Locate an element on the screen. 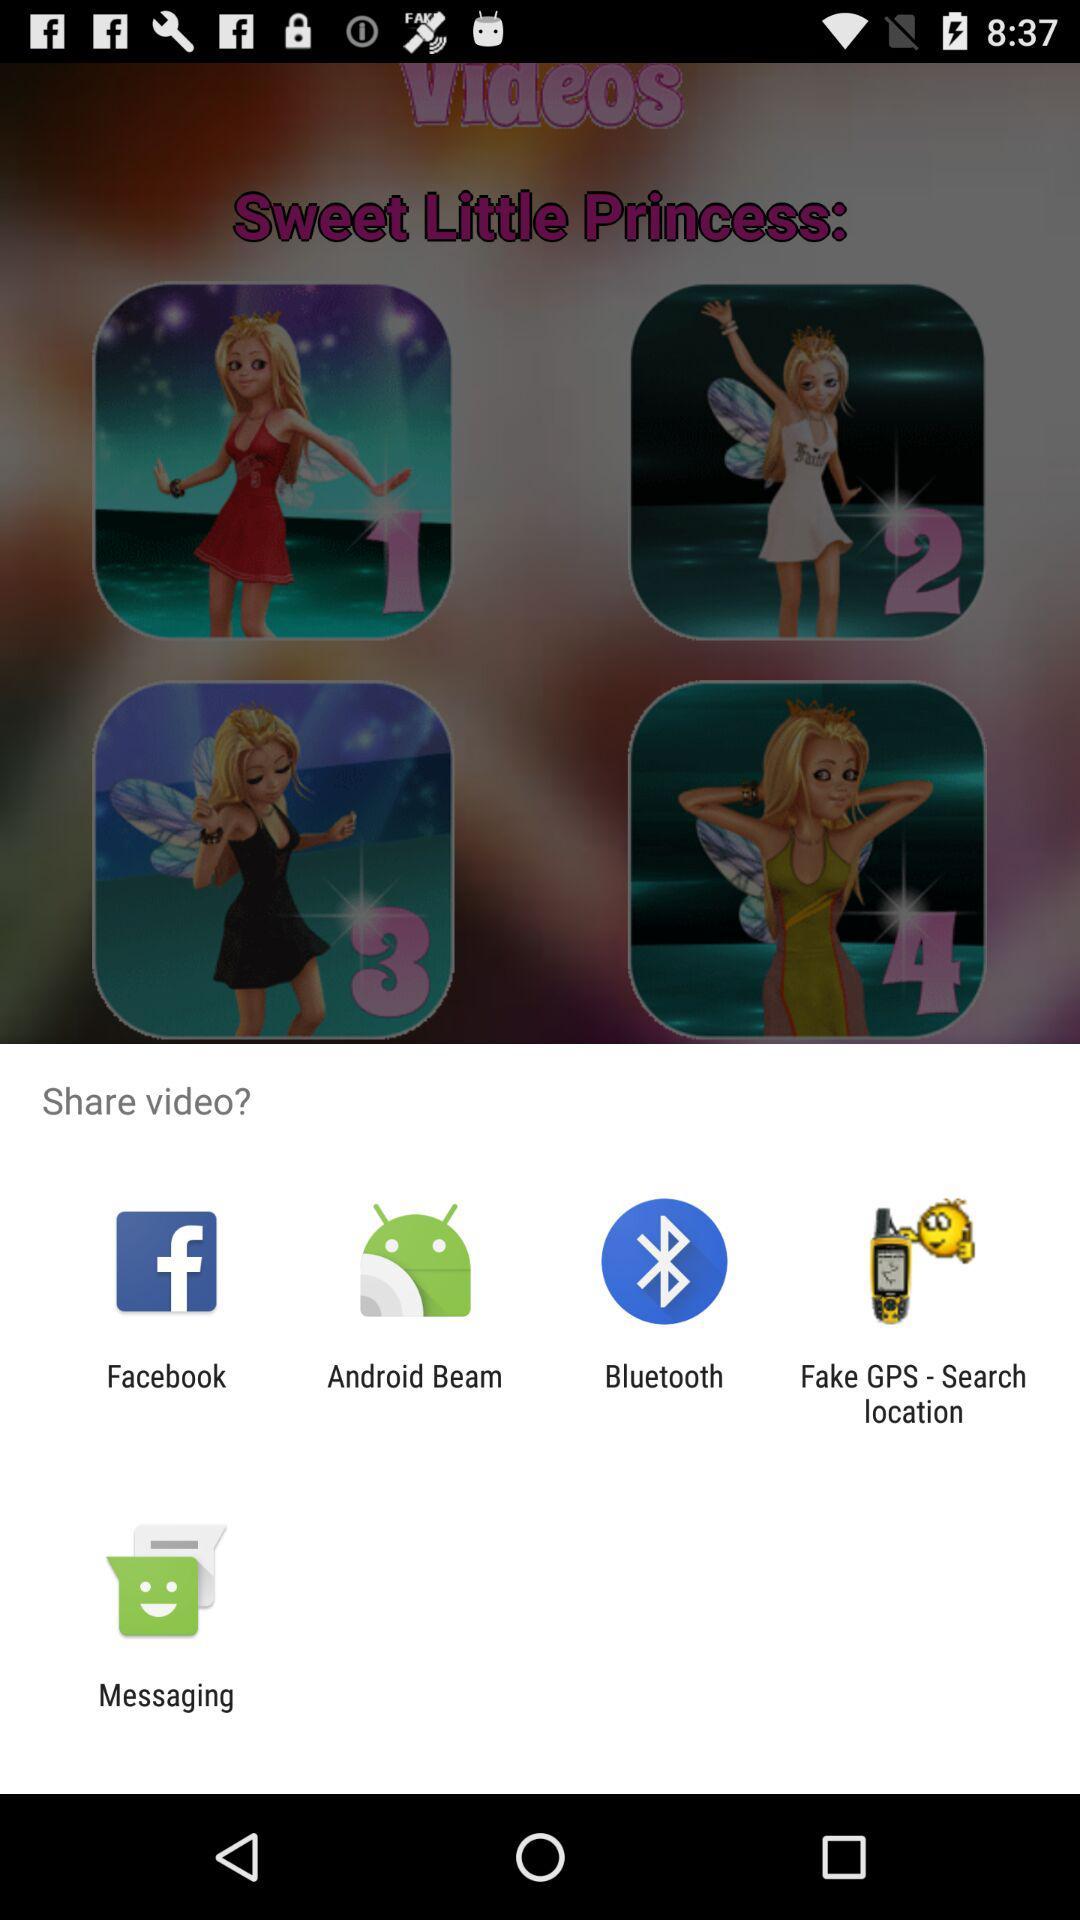 The image size is (1080, 1920). the item to the right of the bluetooth app is located at coordinates (913, 1392).